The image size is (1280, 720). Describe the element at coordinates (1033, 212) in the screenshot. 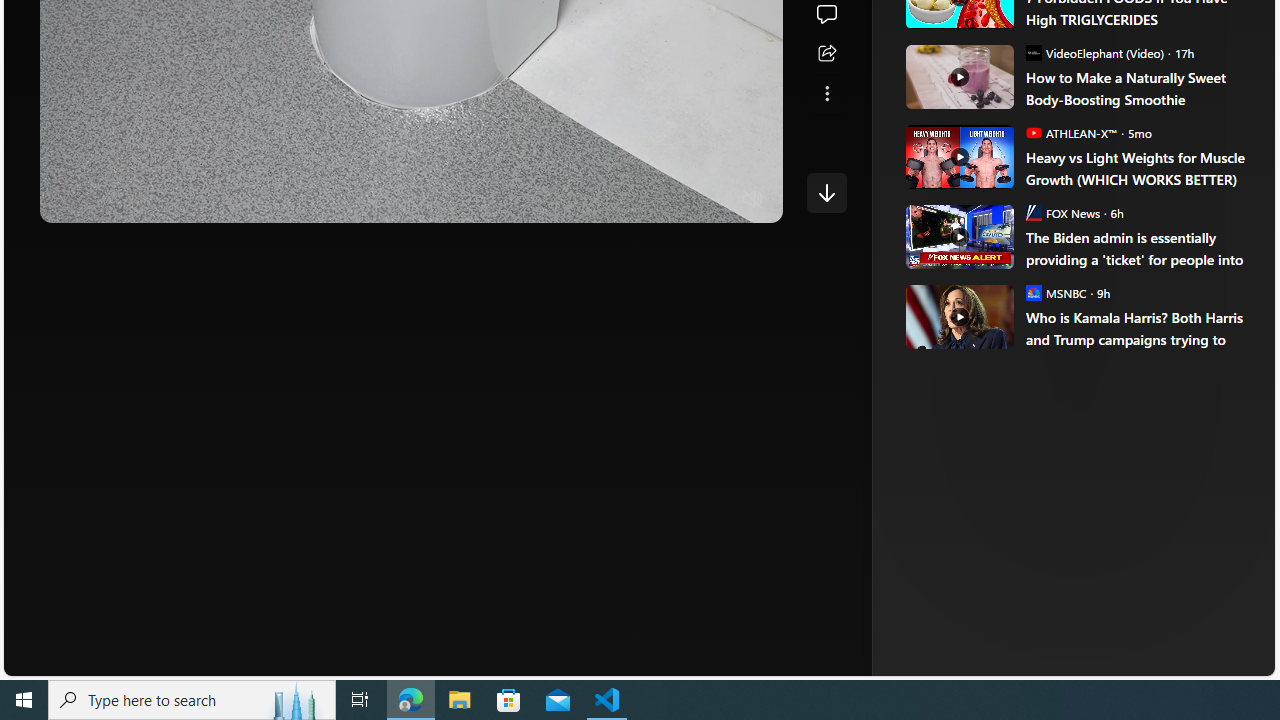

I see `'FOX News'` at that location.